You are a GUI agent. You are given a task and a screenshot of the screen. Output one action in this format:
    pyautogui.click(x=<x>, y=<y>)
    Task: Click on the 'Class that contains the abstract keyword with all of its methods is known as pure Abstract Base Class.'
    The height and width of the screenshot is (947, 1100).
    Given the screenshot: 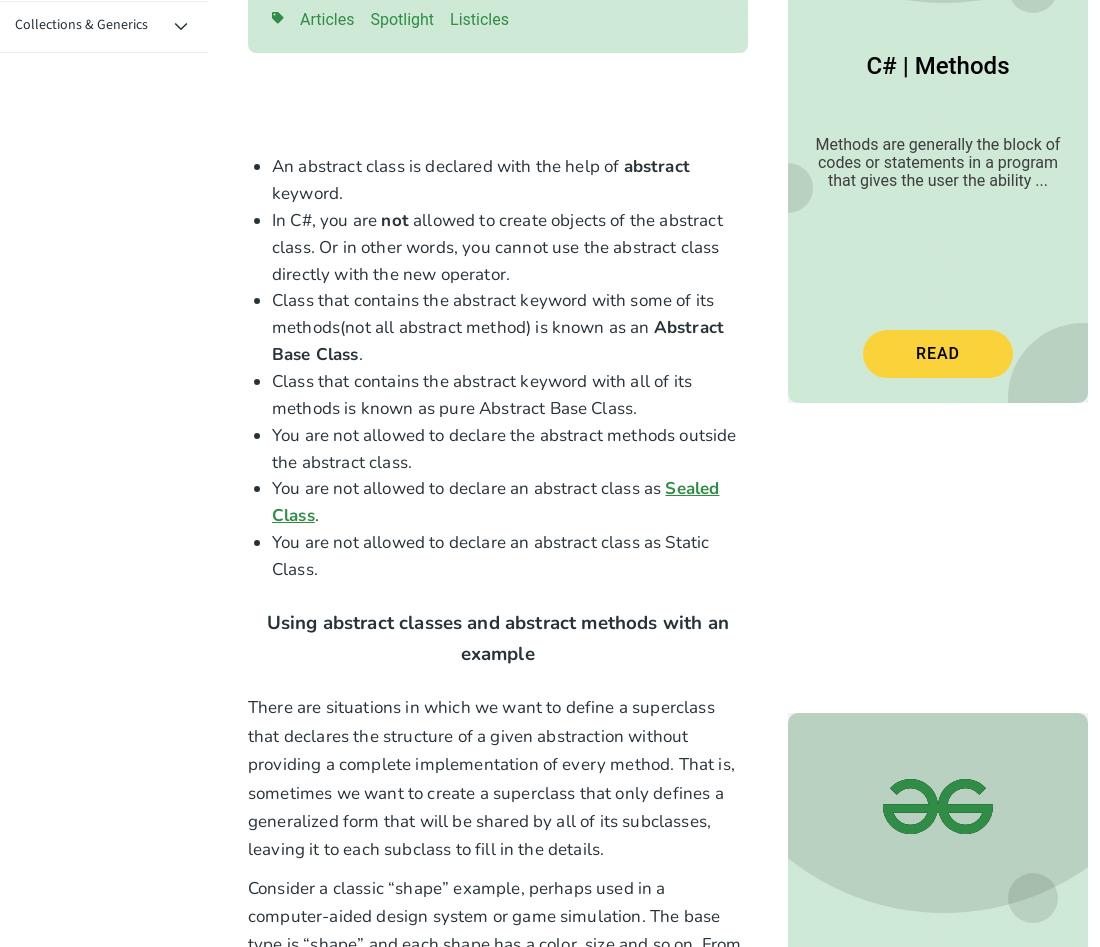 What is the action you would take?
    pyautogui.click(x=272, y=394)
    